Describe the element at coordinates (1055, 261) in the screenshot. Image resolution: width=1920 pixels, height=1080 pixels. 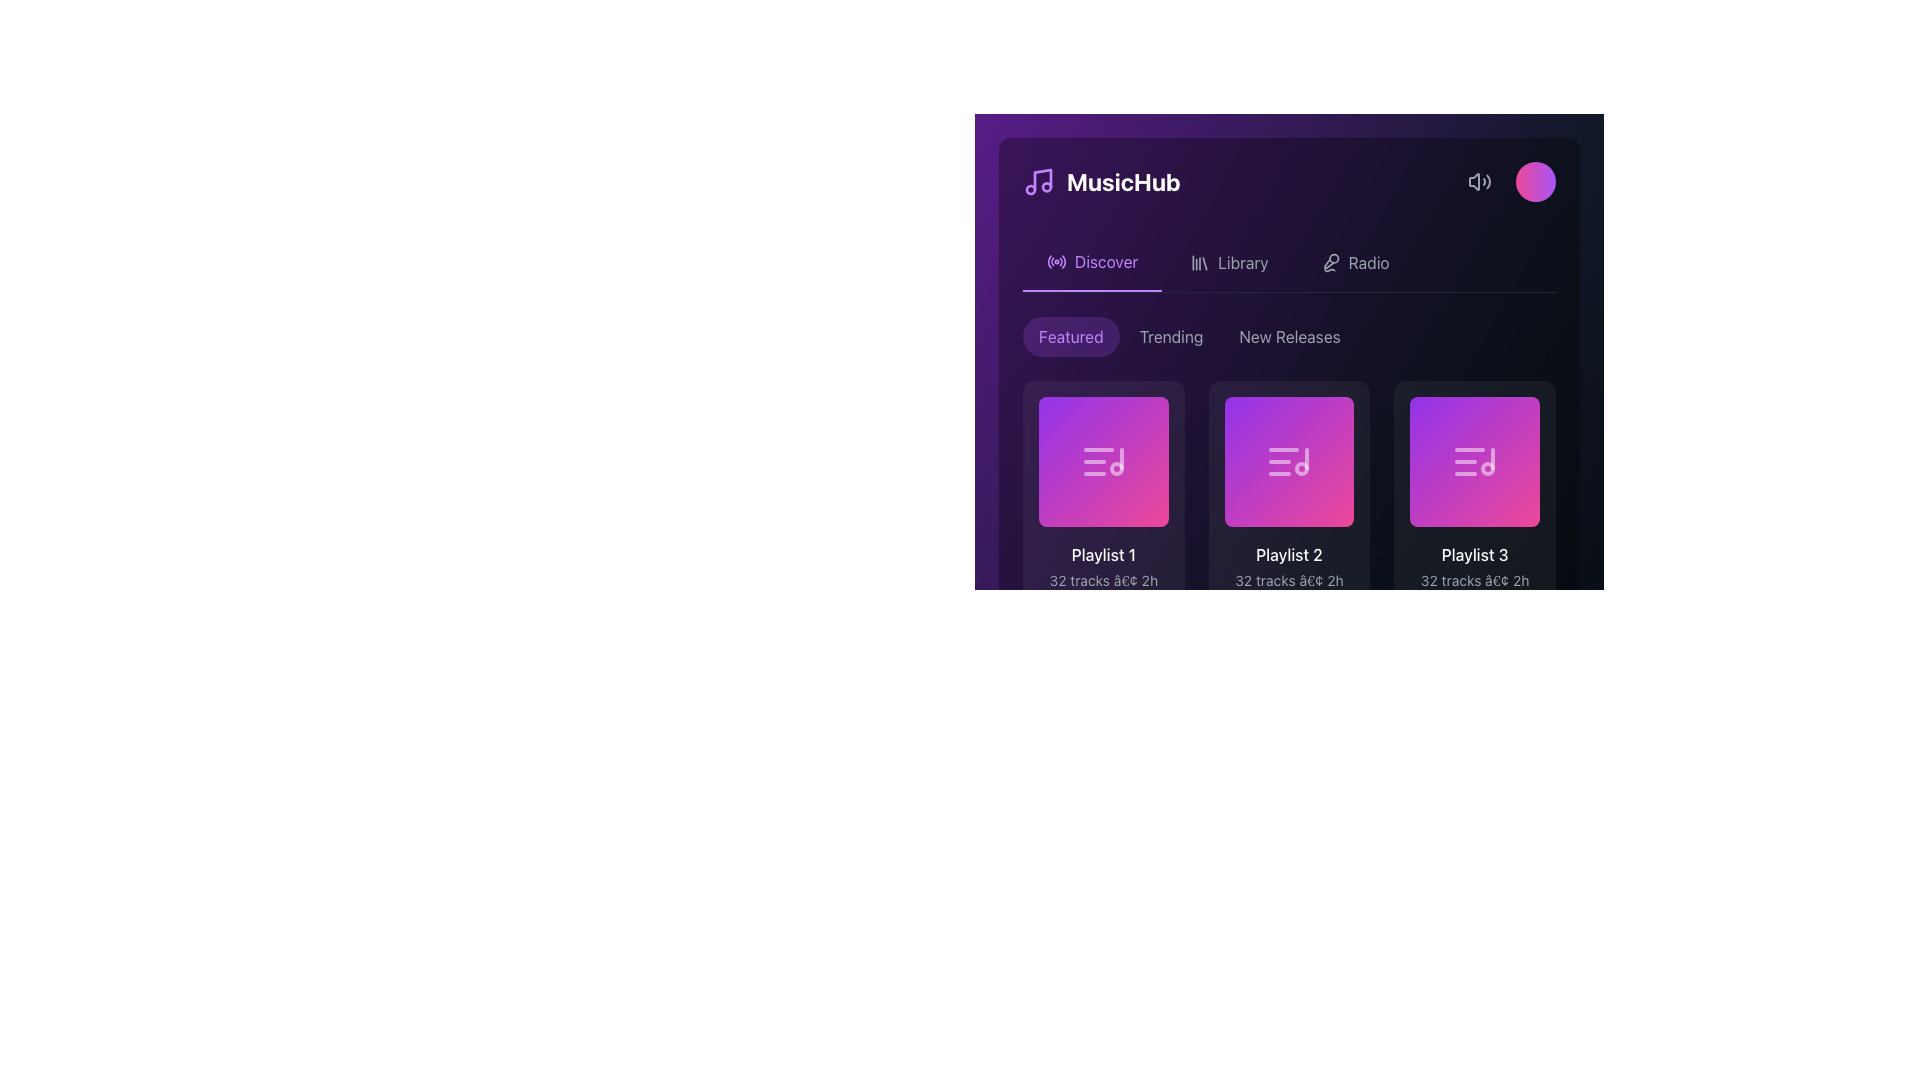
I see `the 'Discover' icon in the navigation bar, which represents the radio or broadcast-related discovery feature, located to the left of the 'Discover' text label` at that location.